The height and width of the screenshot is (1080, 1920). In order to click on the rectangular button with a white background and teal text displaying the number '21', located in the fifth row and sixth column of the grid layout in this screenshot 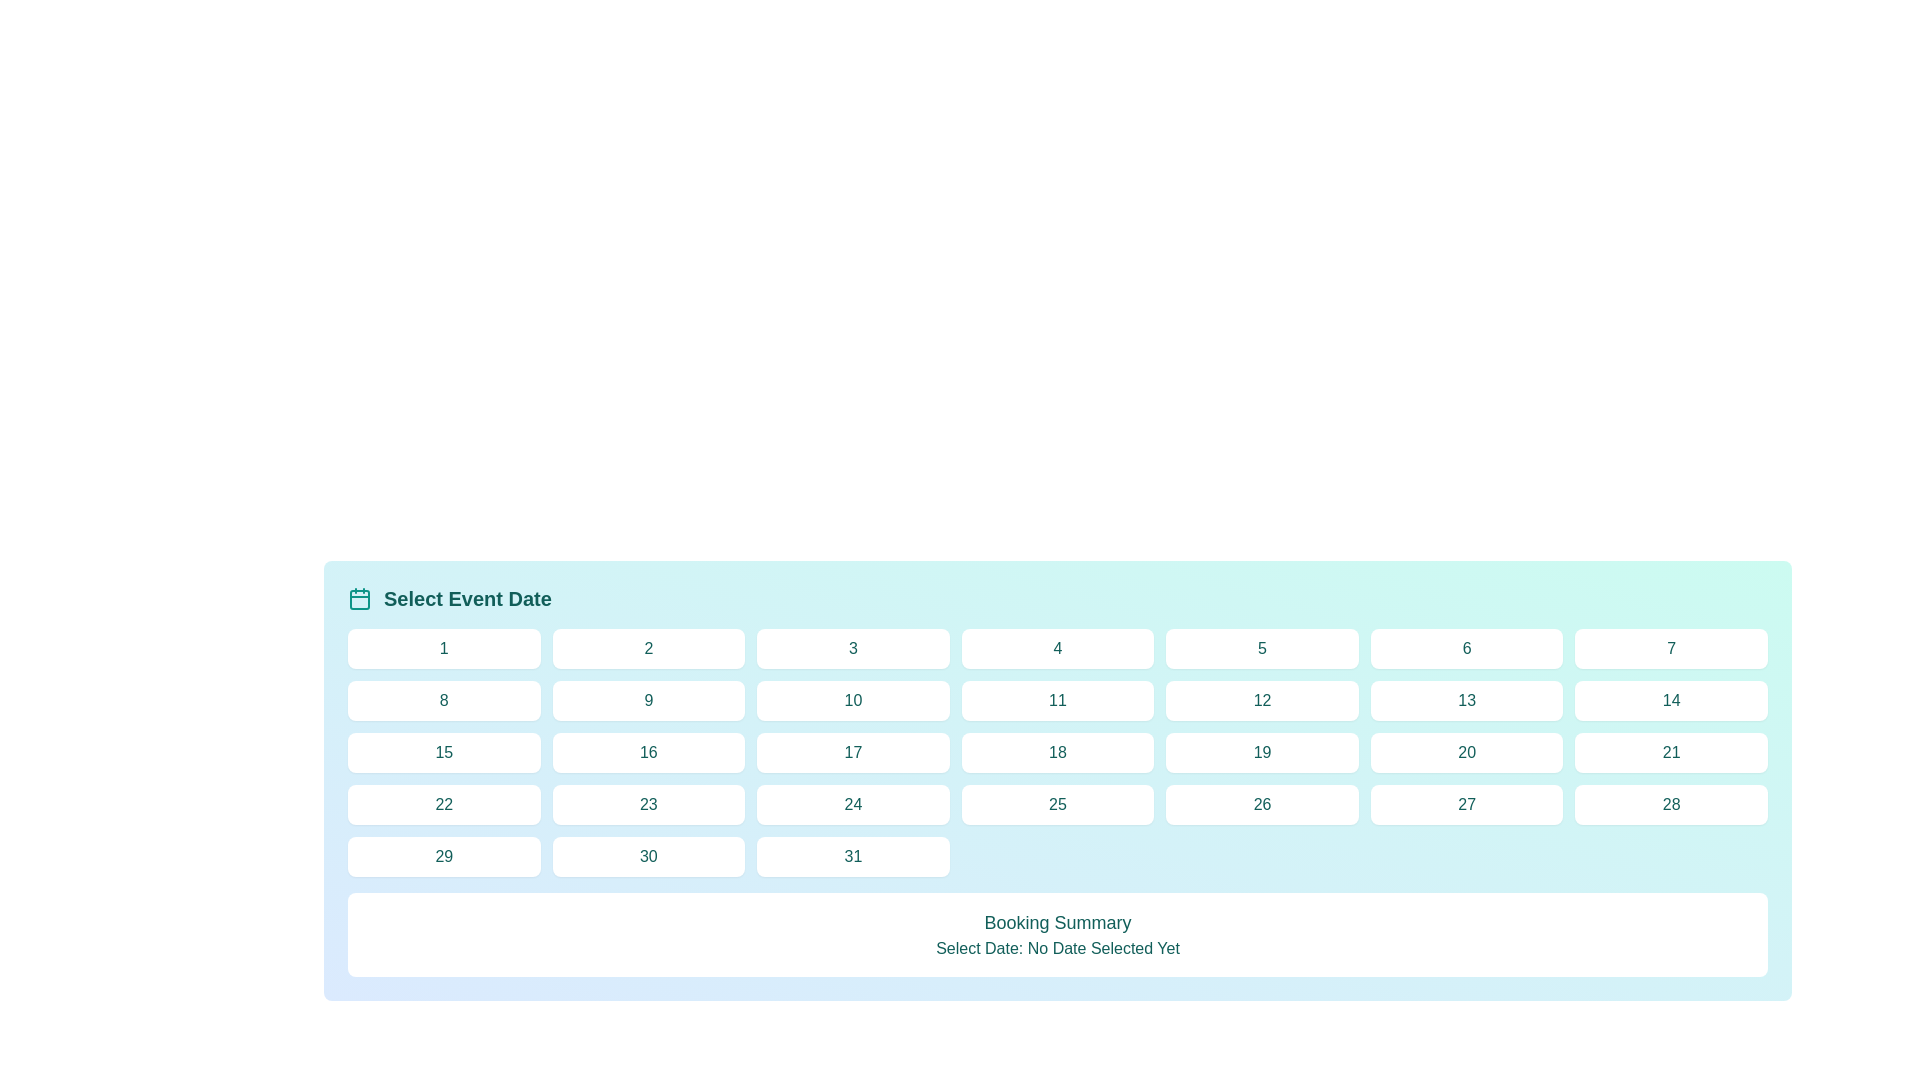, I will do `click(1671, 752)`.